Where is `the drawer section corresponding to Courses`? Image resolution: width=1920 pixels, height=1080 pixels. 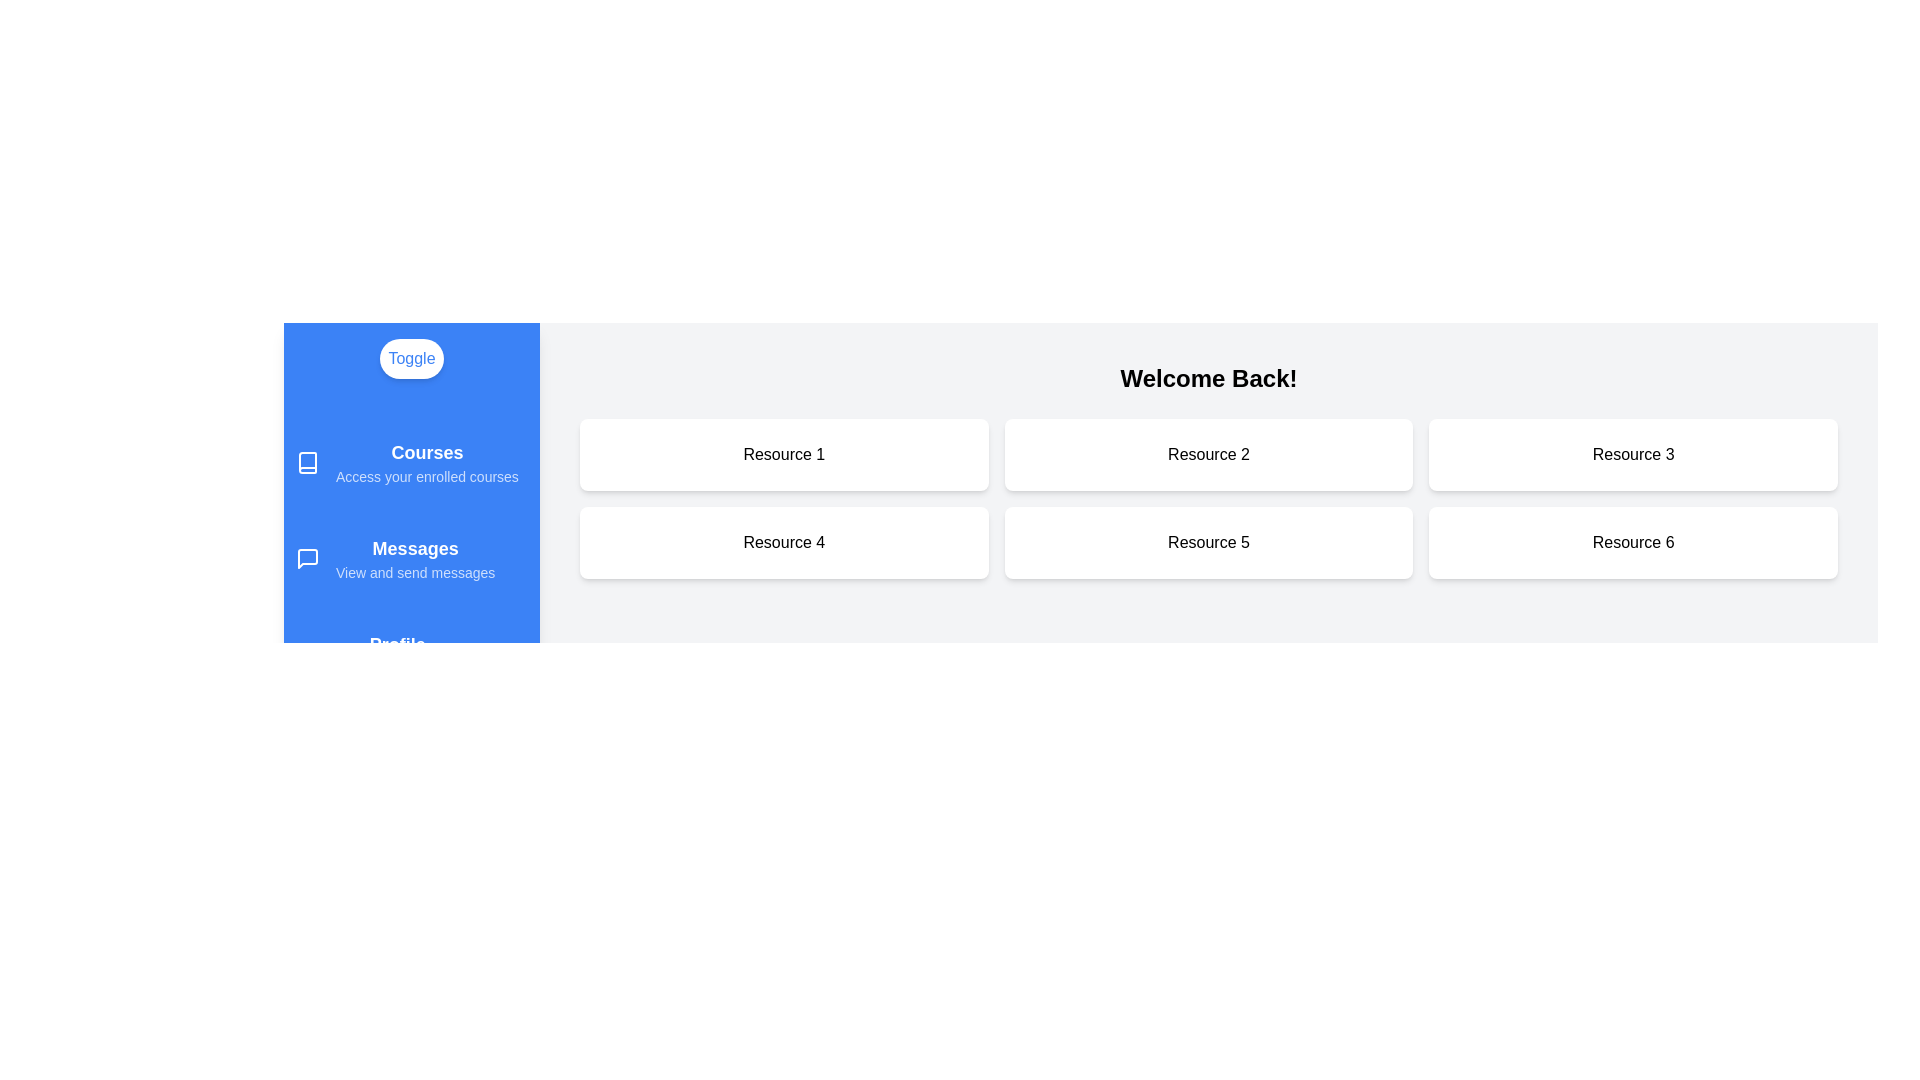
the drawer section corresponding to Courses is located at coordinates (411, 462).